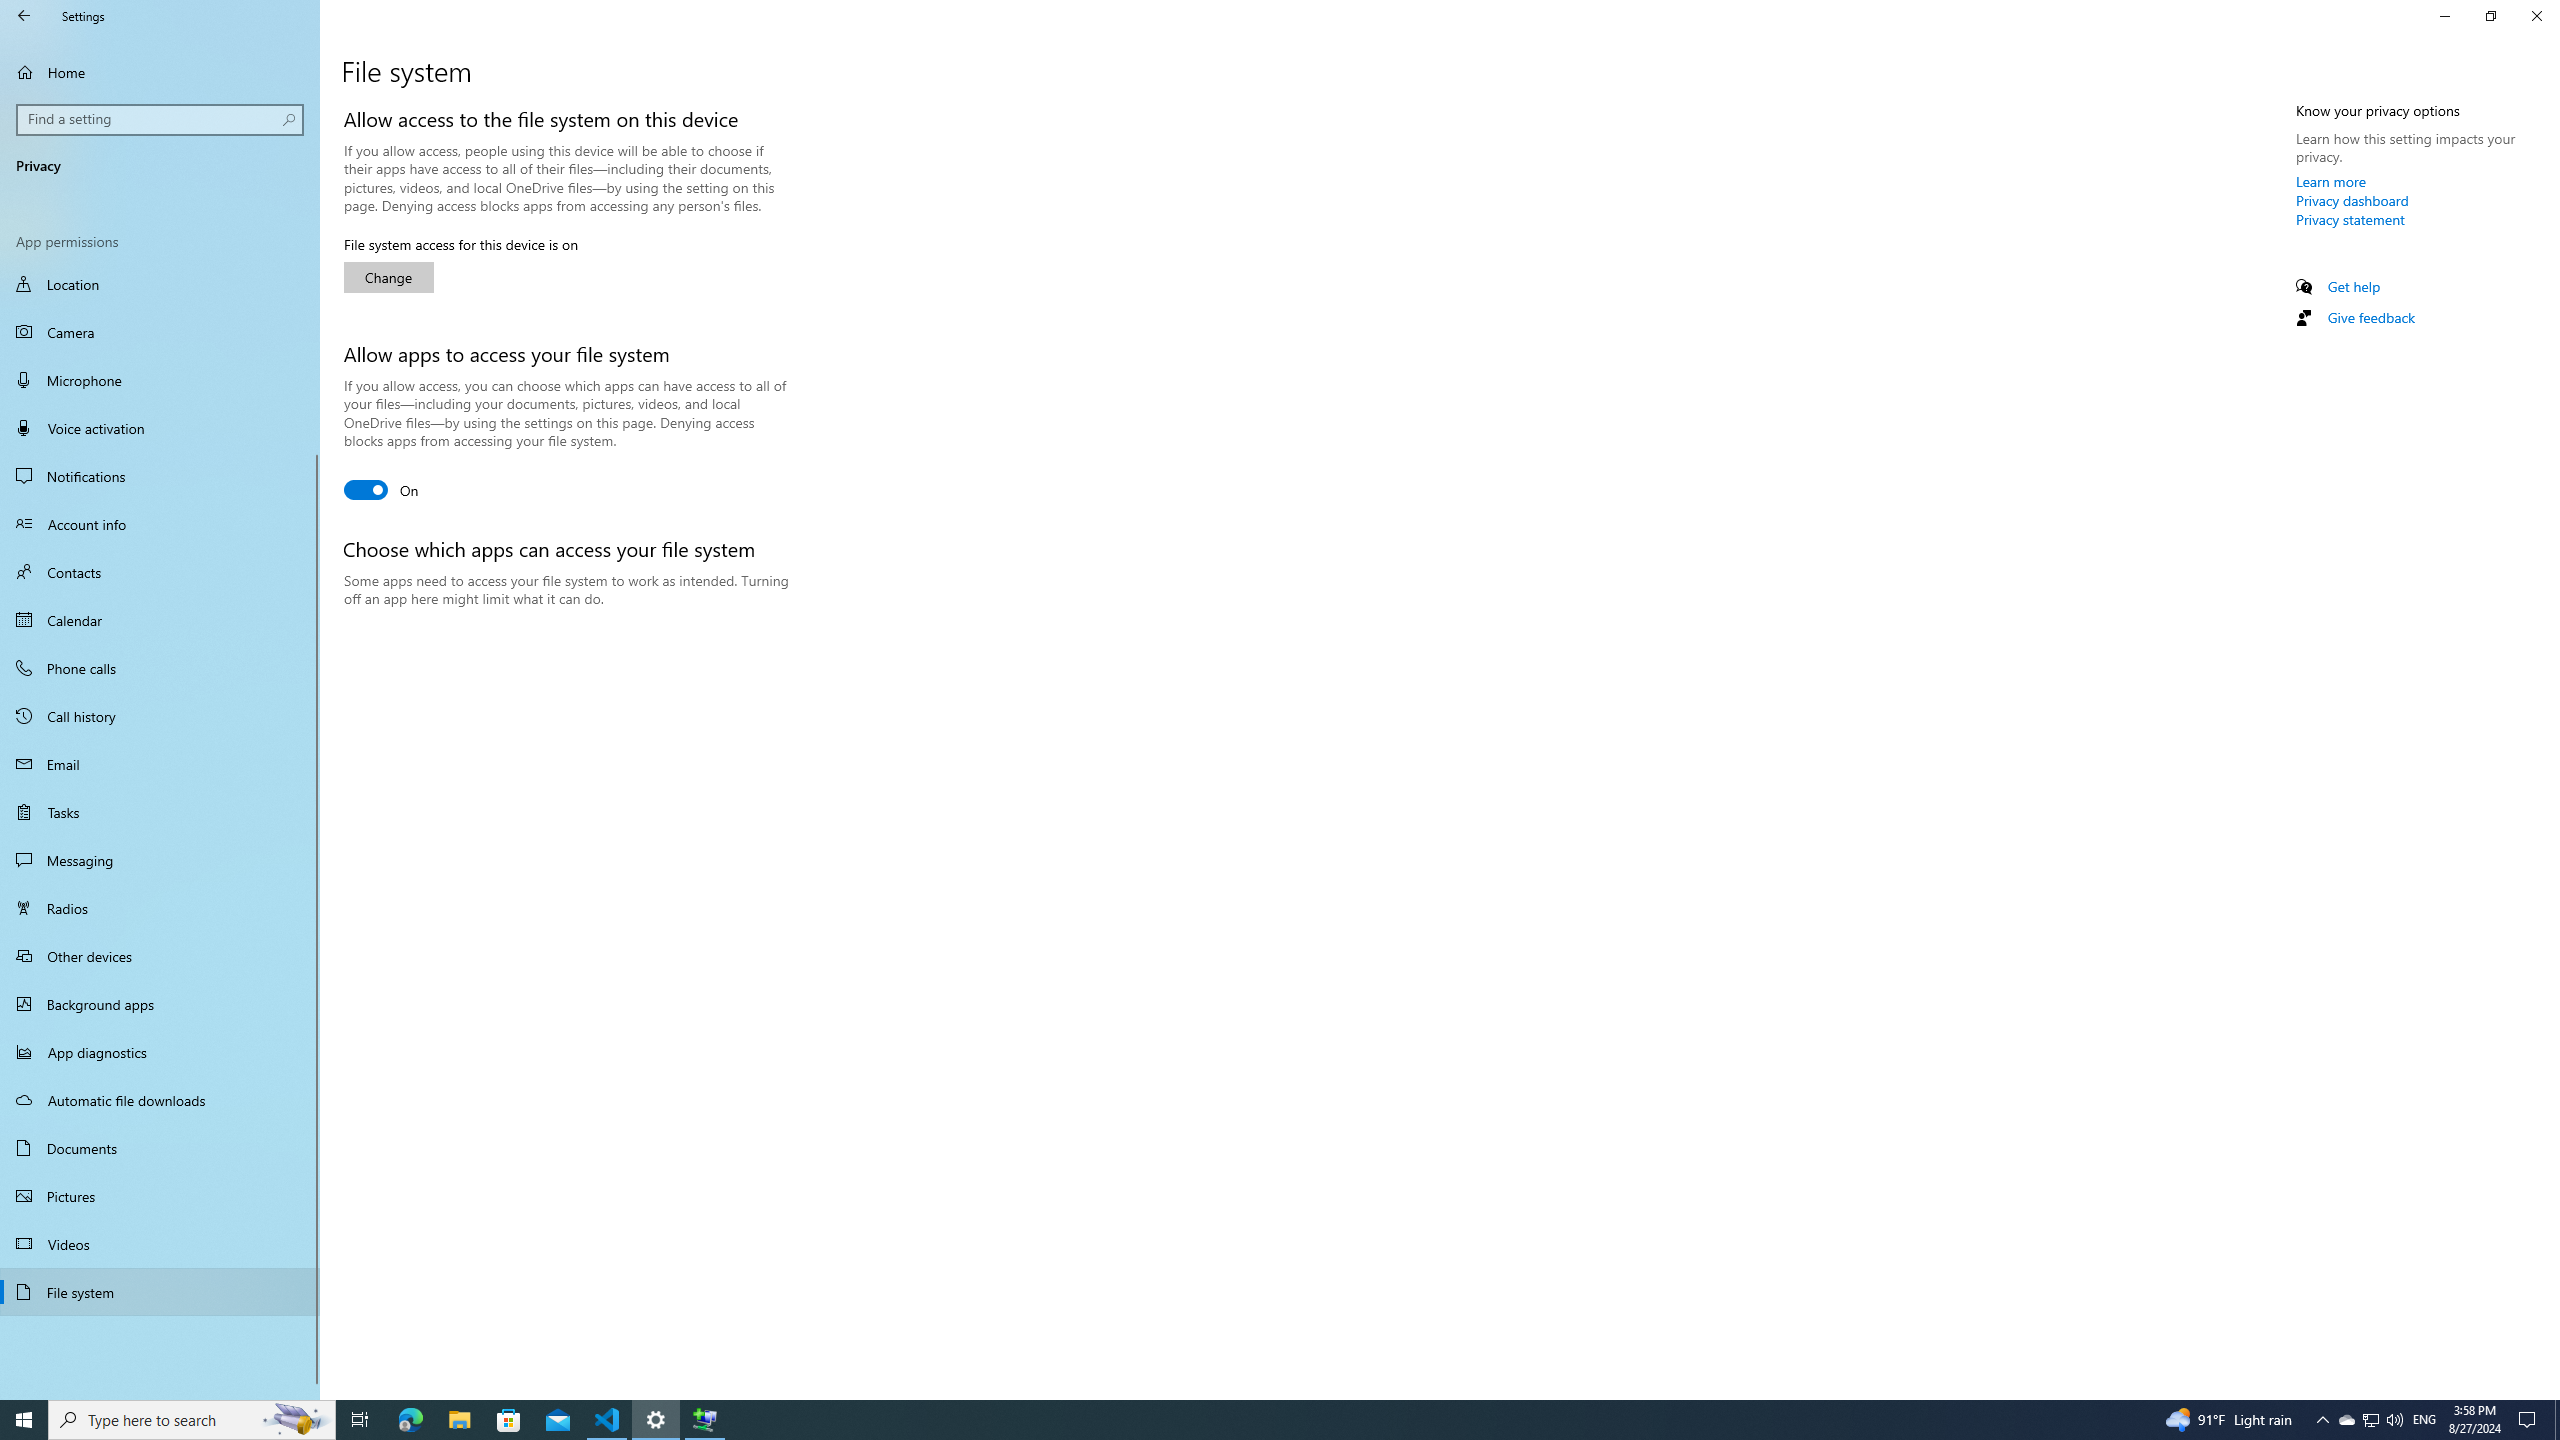 The height and width of the screenshot is (1440, 2560). Describe the element at coordinates (1242, 1418) in the screenshot. I see `'Running applications'` at that location.